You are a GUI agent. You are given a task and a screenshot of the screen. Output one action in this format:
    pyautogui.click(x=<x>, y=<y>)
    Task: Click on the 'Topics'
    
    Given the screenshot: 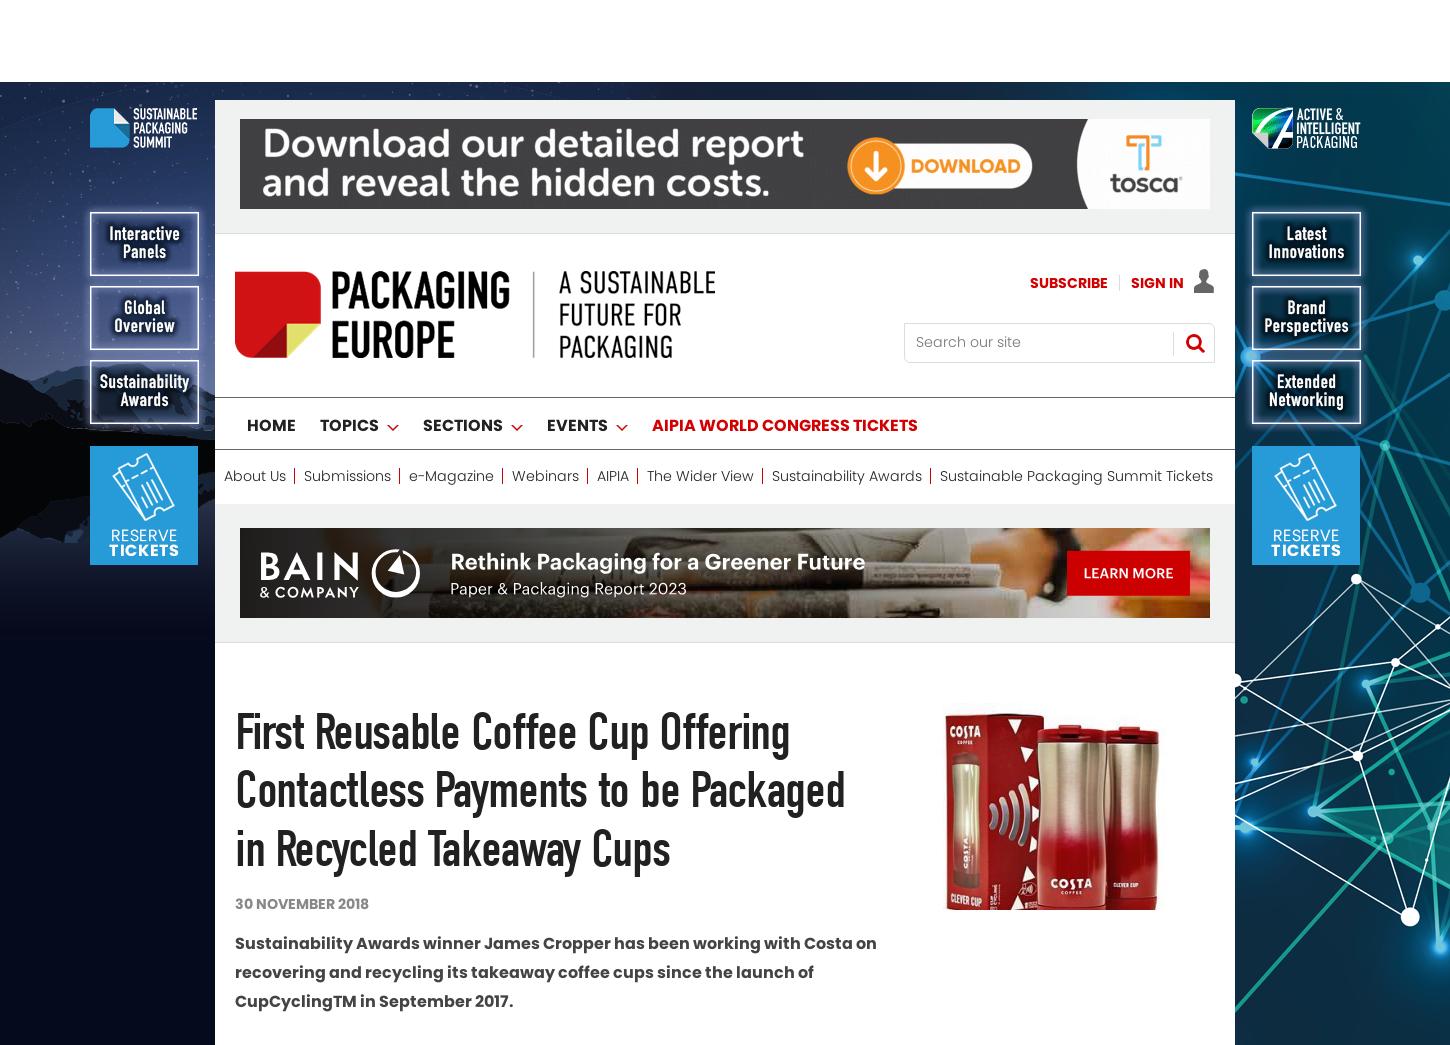 What is the action you would take?
    pyautogui.click(x=320, y=343)
    